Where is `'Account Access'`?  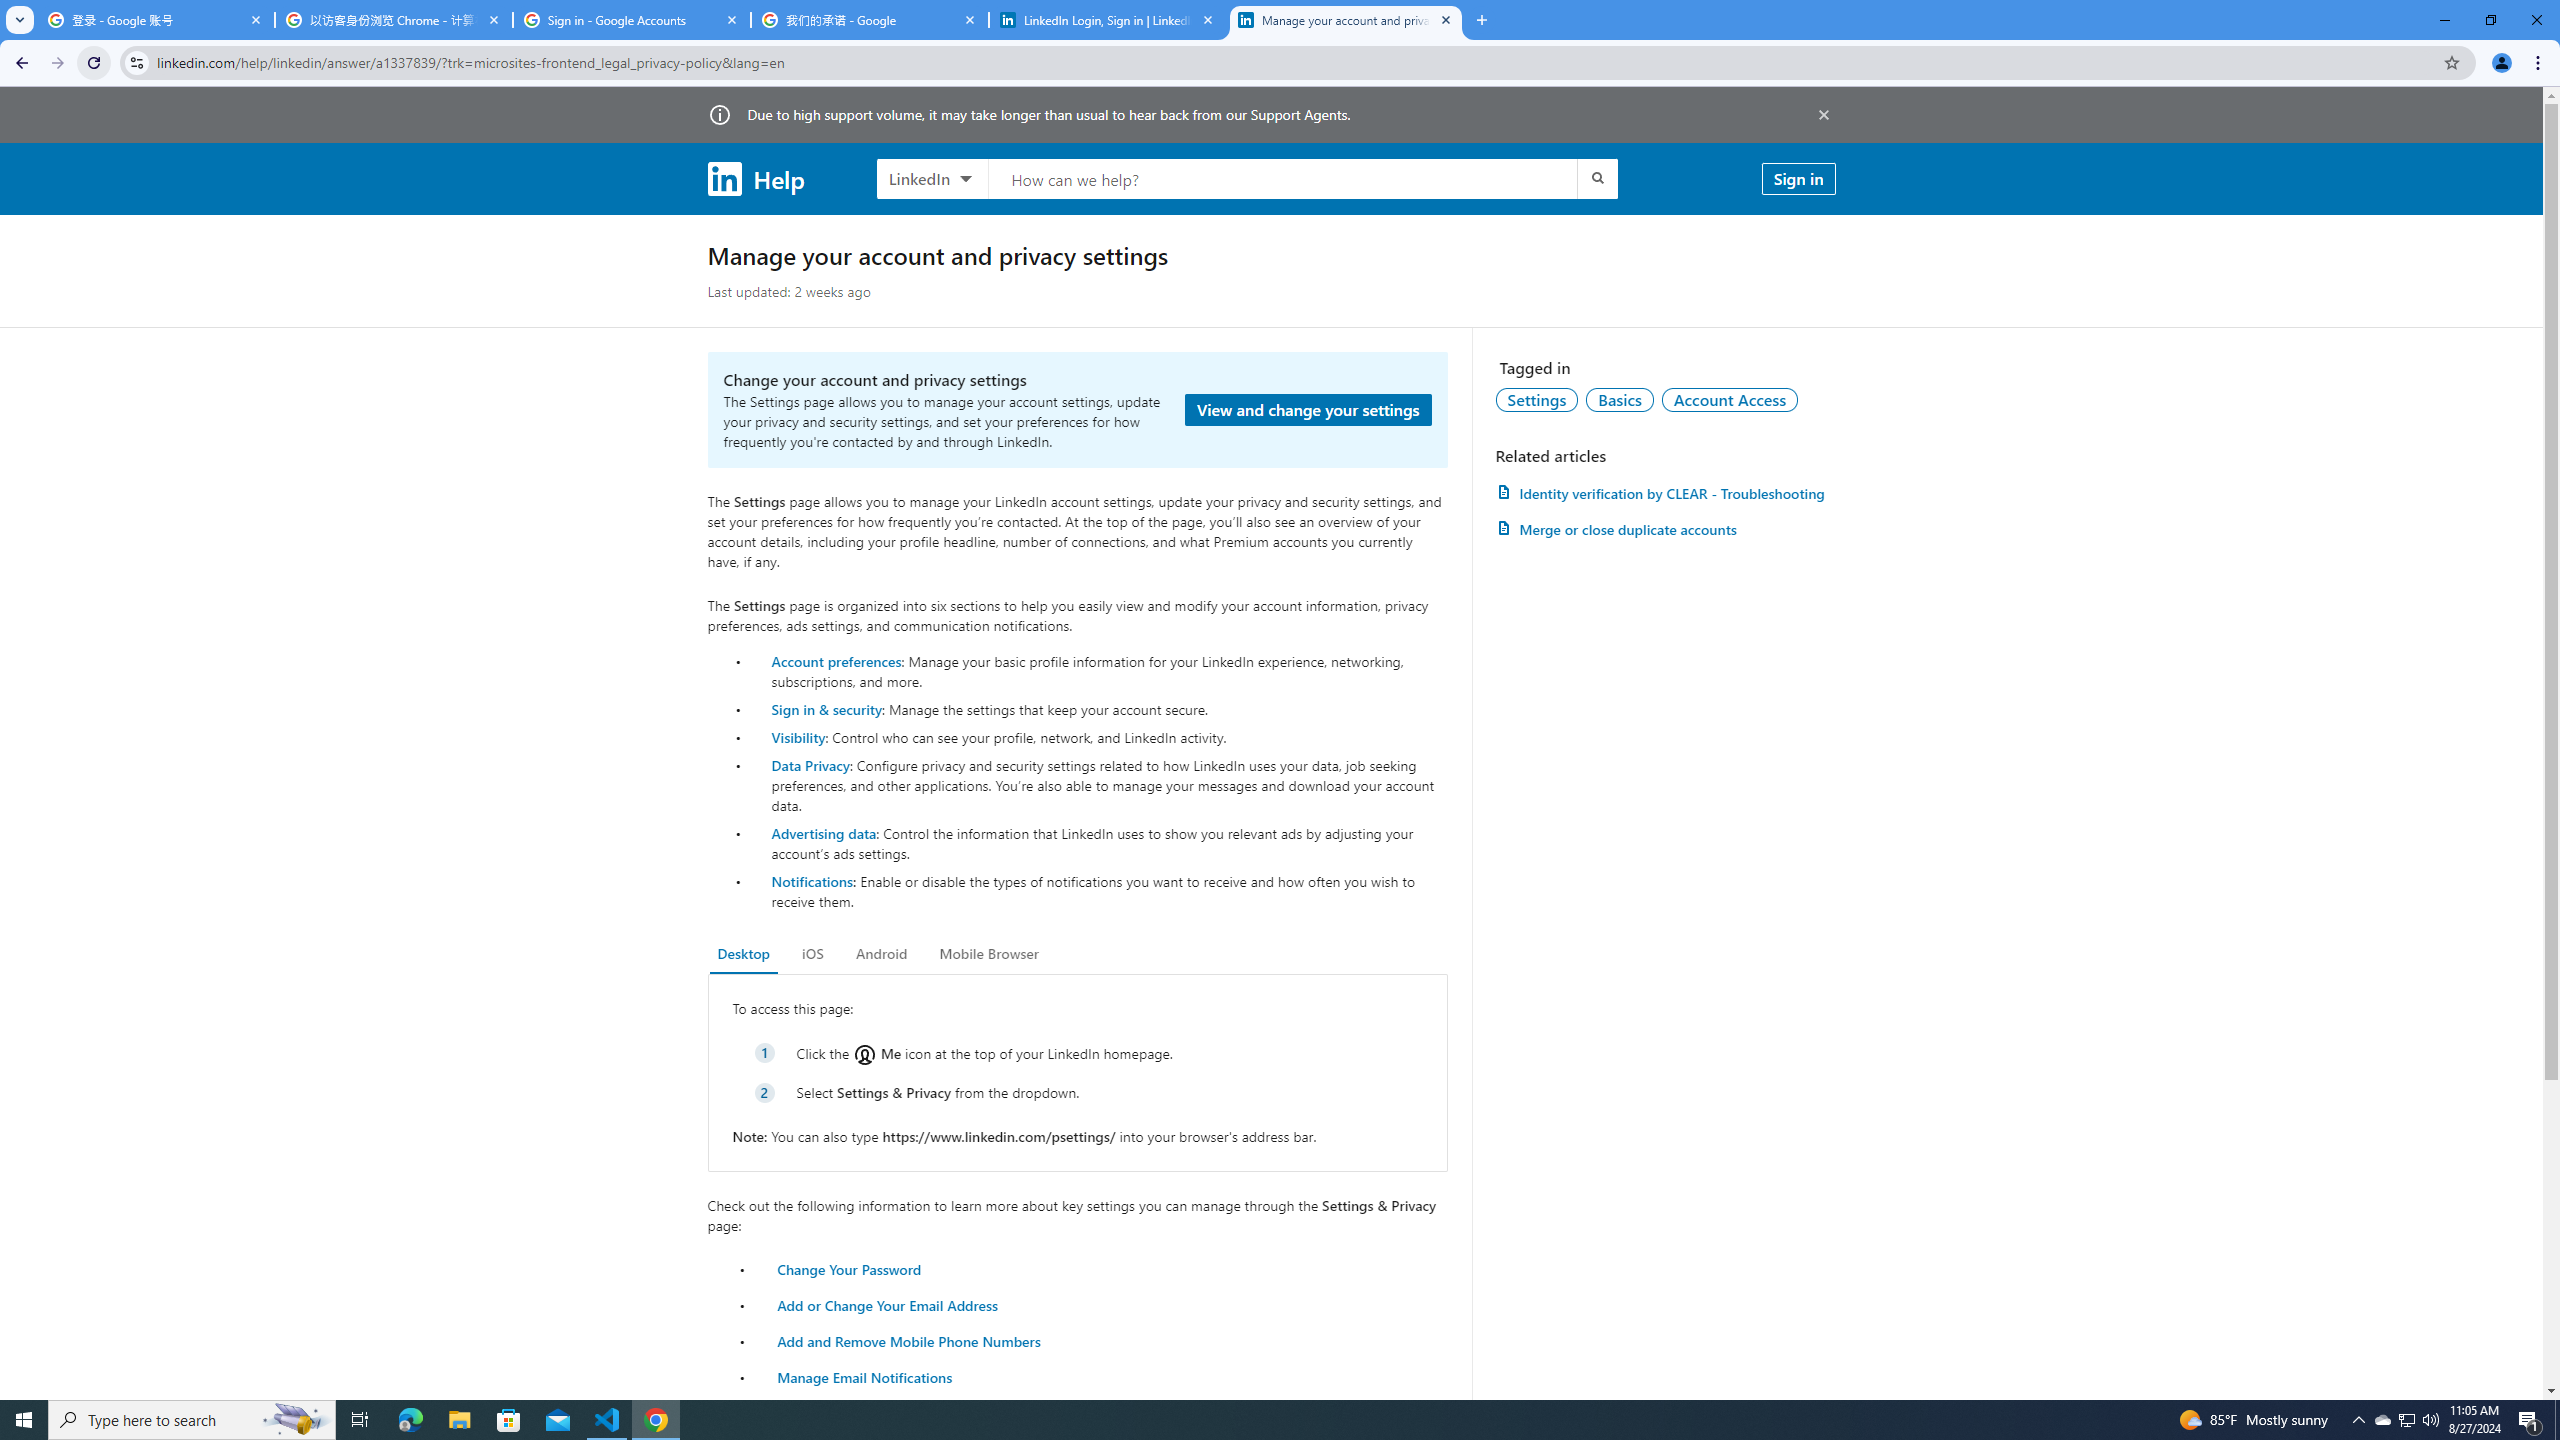 'Account Access' is located at coordinates (1729, 398).